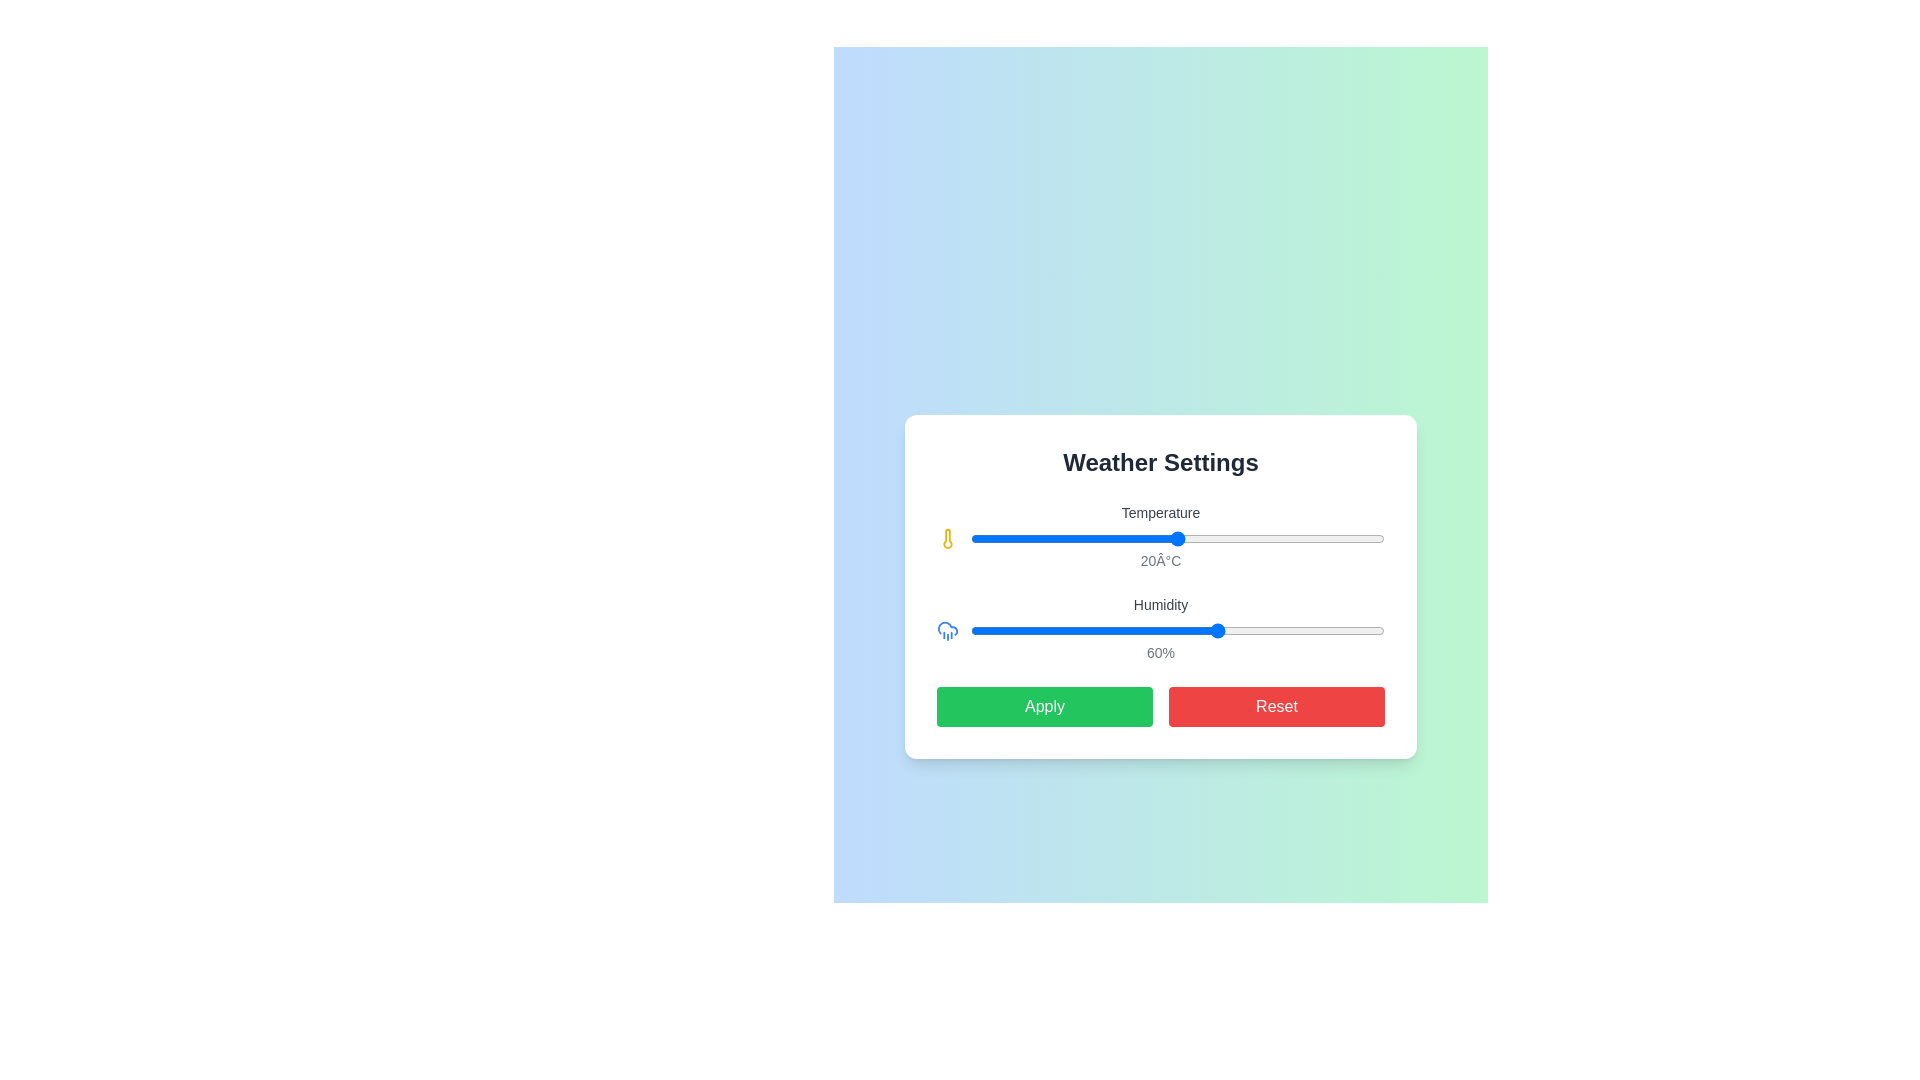 The height and width of the screenshot is (1080, 1920). Describe the element at coordinates (1255, 631) in the screenshot. I see `humidity` at that location.